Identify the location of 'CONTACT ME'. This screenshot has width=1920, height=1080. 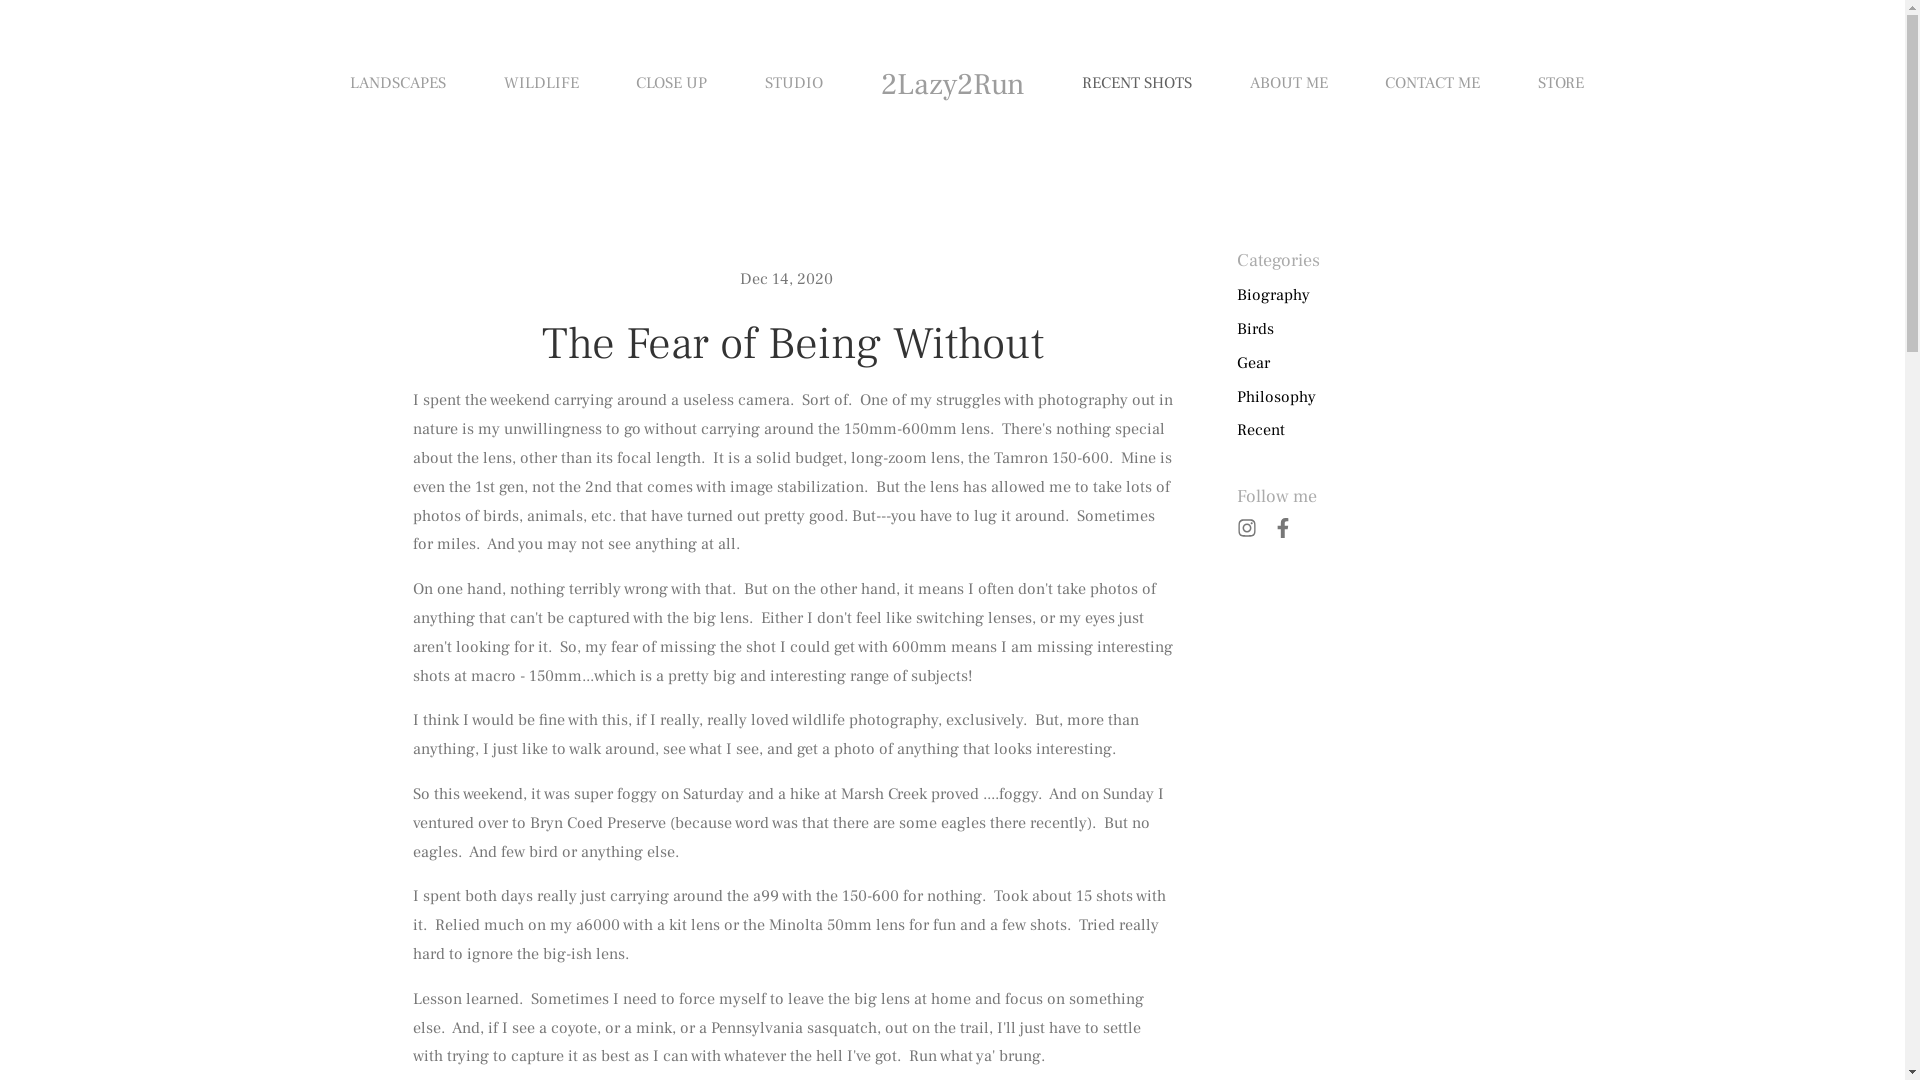
(1431, 83).